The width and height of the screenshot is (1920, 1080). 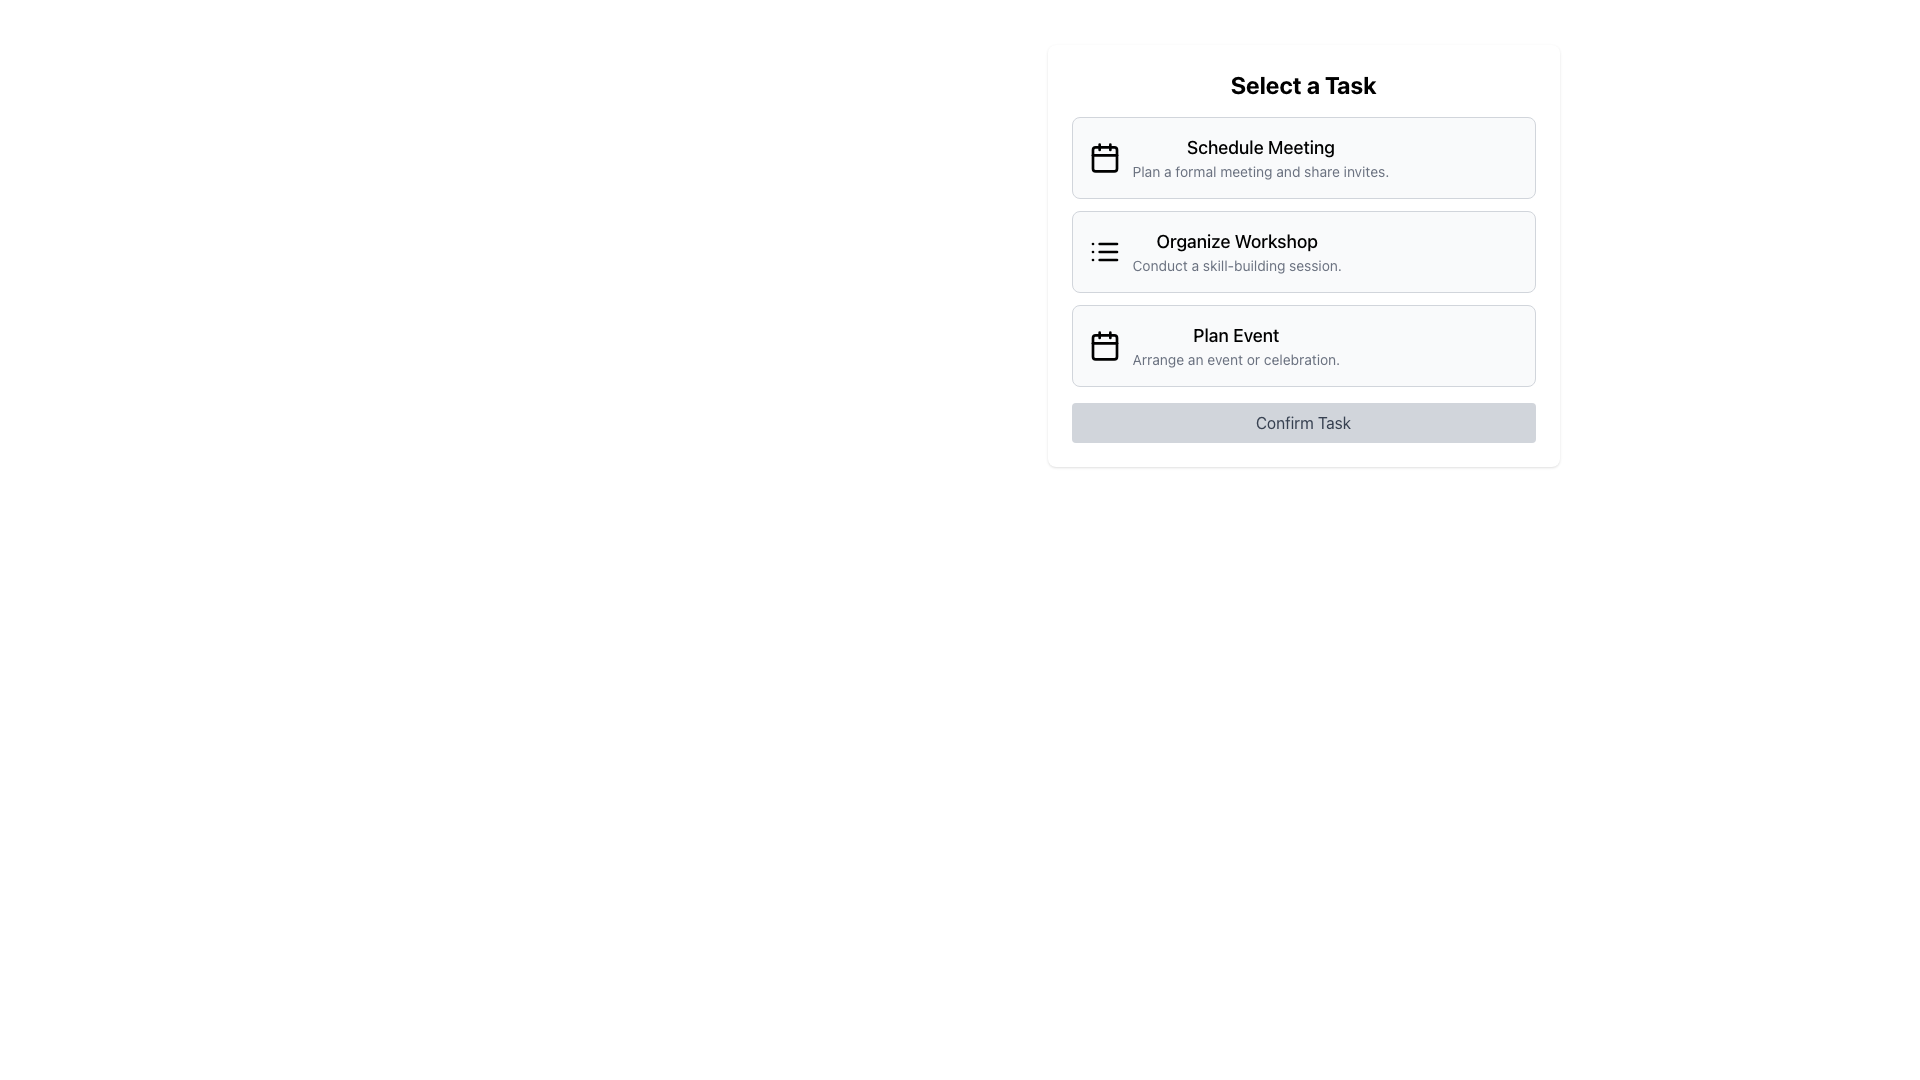 What do you see at coordinates (1236, 250) in the screenshot?
I see `to select the task 'Organize Workshop' from the selectable list, which appears as the second item in a vertical list of tasks` at bounding box center [1236, 250].